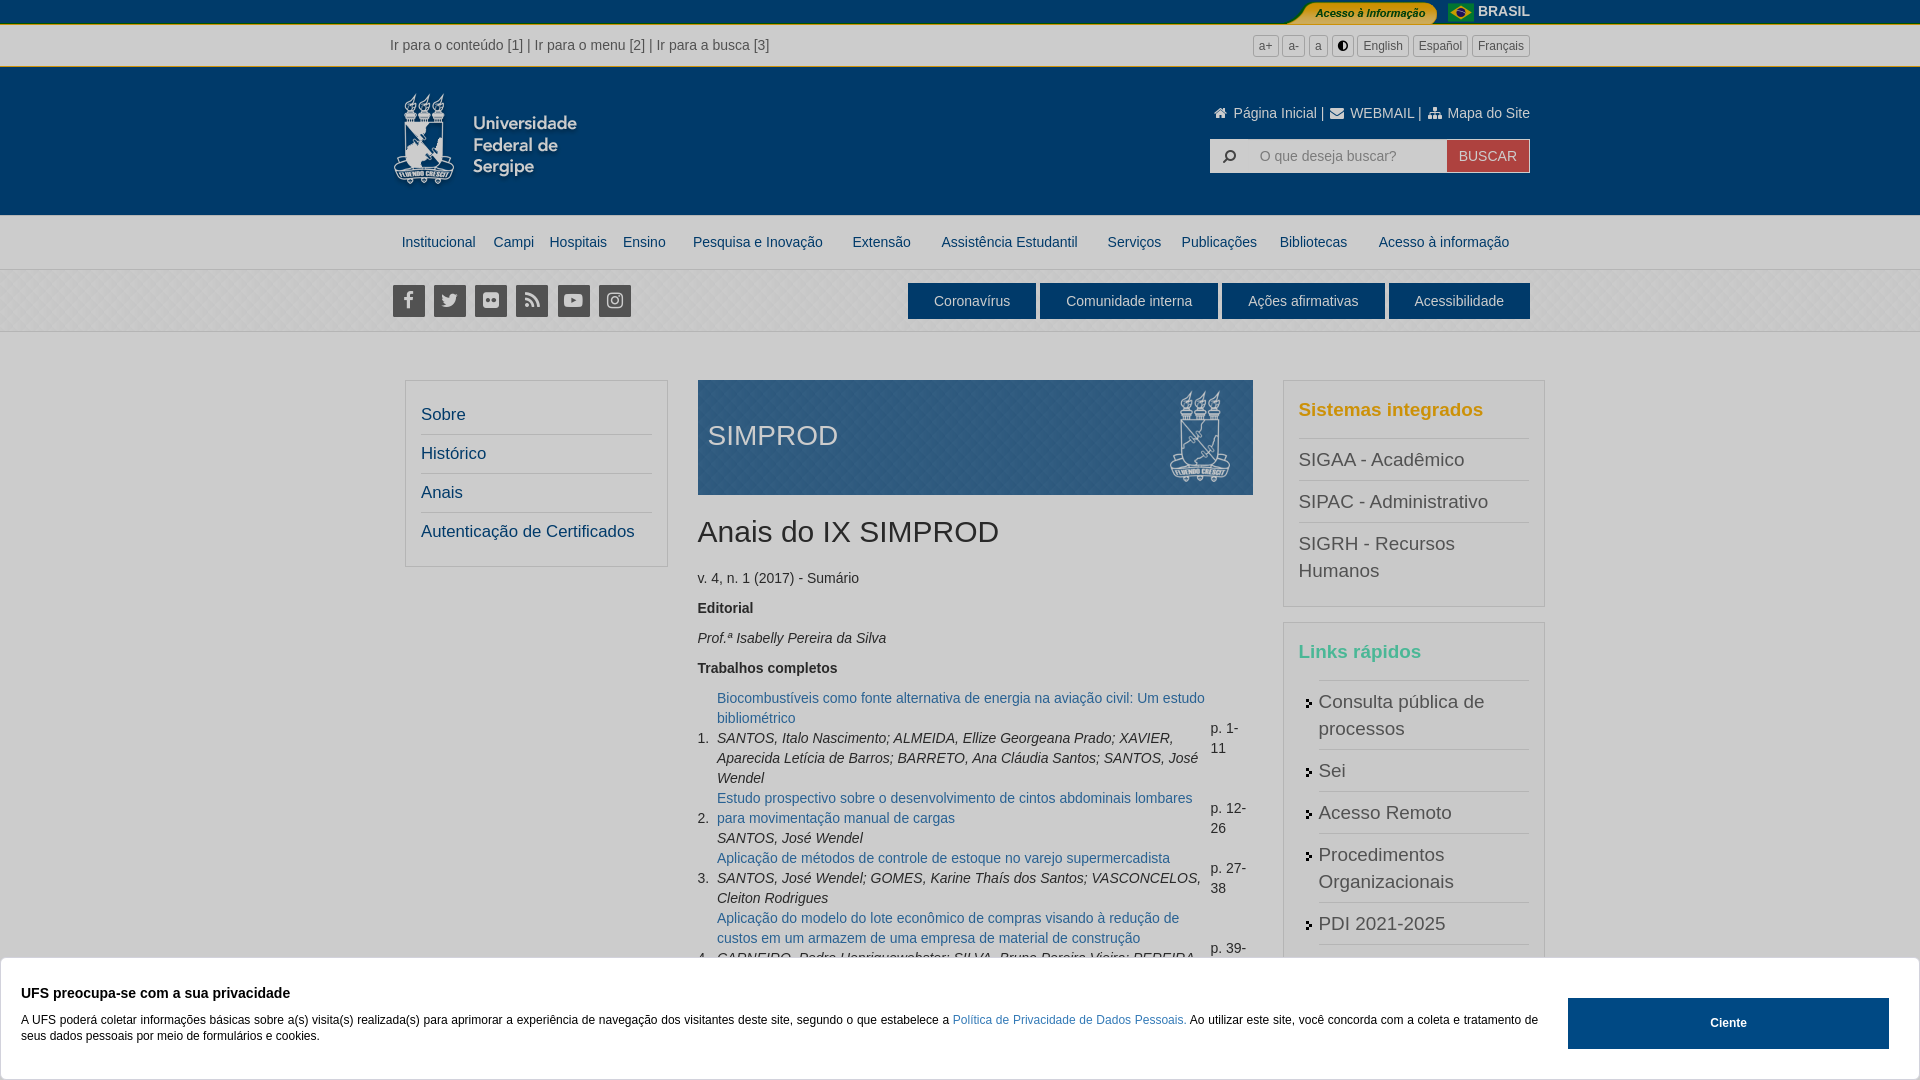 This screenshot has height=1080, width=1920. I want to click on 'Anais', so click(440, 493).